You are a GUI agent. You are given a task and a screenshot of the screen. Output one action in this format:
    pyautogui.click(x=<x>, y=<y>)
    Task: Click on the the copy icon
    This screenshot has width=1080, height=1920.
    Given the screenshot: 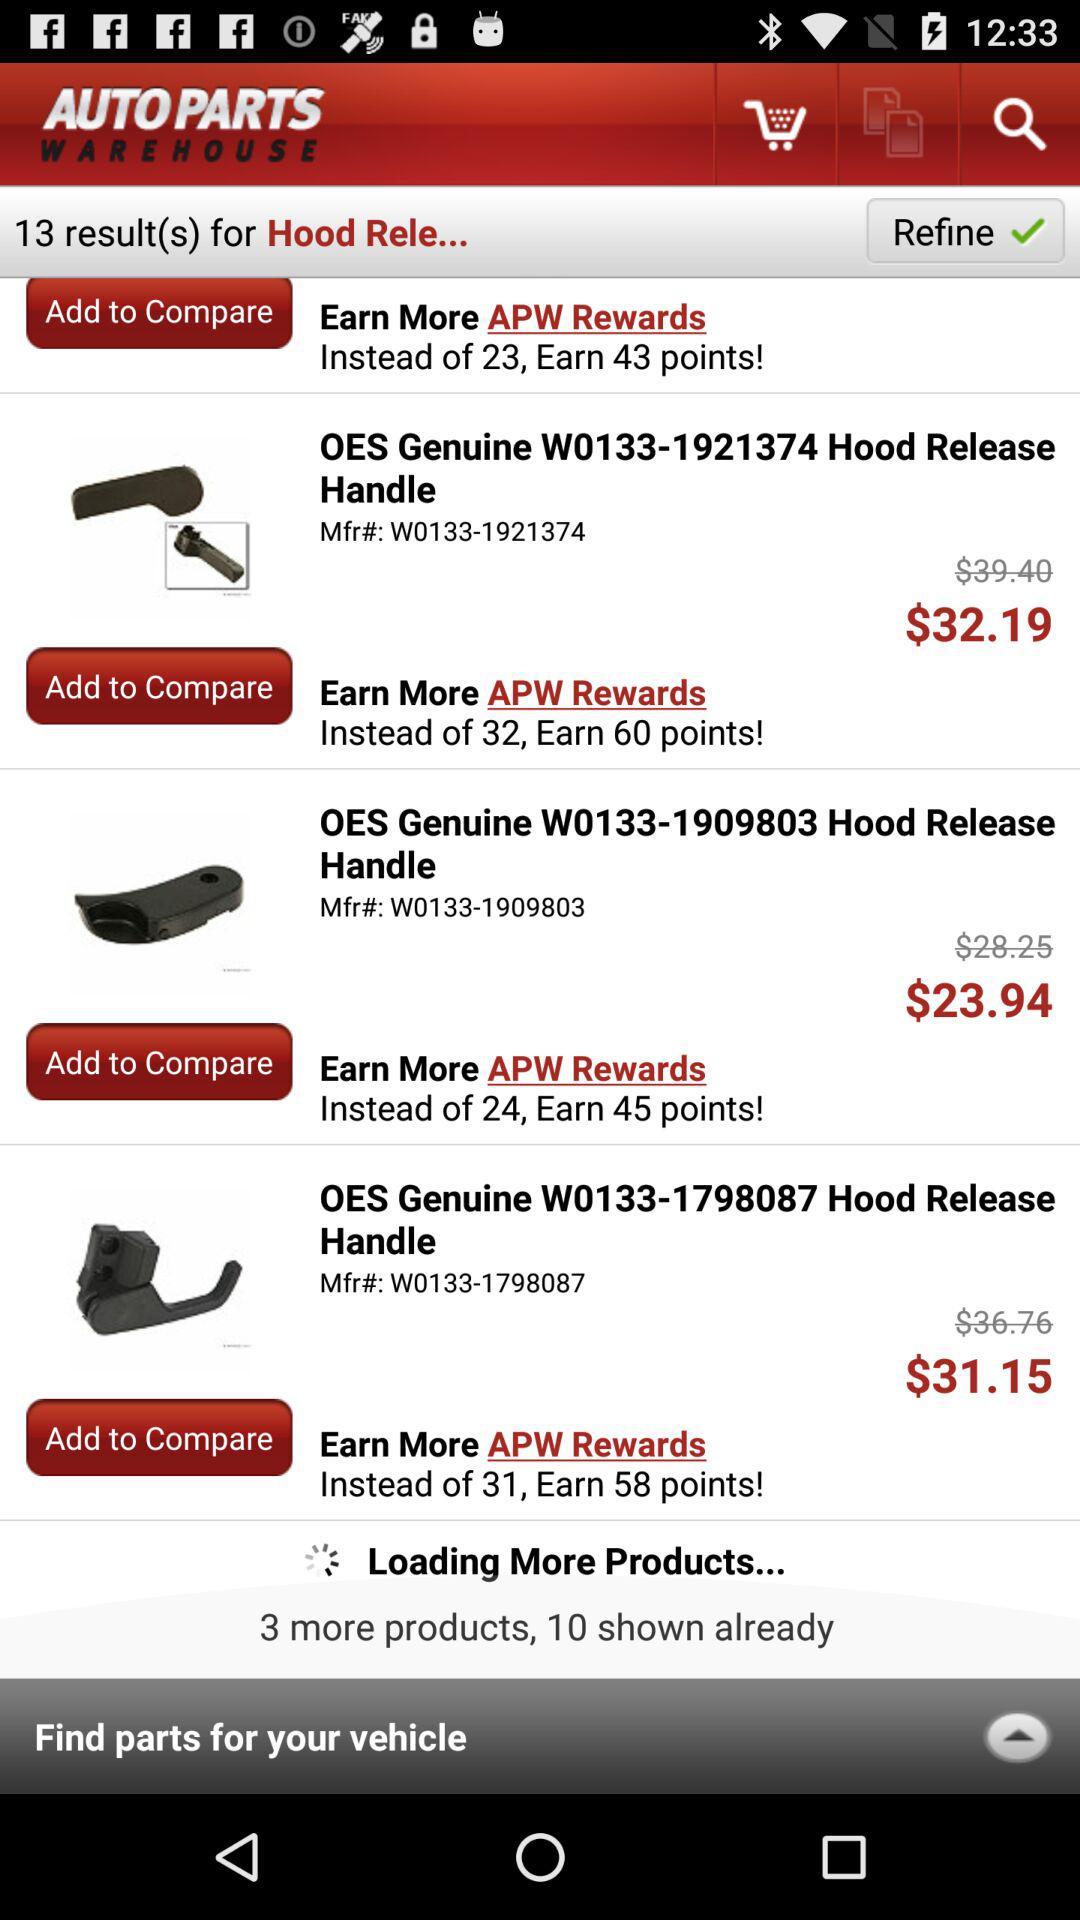 What is the action you would take?
    pyautogui.click(x=895, y=131)
    